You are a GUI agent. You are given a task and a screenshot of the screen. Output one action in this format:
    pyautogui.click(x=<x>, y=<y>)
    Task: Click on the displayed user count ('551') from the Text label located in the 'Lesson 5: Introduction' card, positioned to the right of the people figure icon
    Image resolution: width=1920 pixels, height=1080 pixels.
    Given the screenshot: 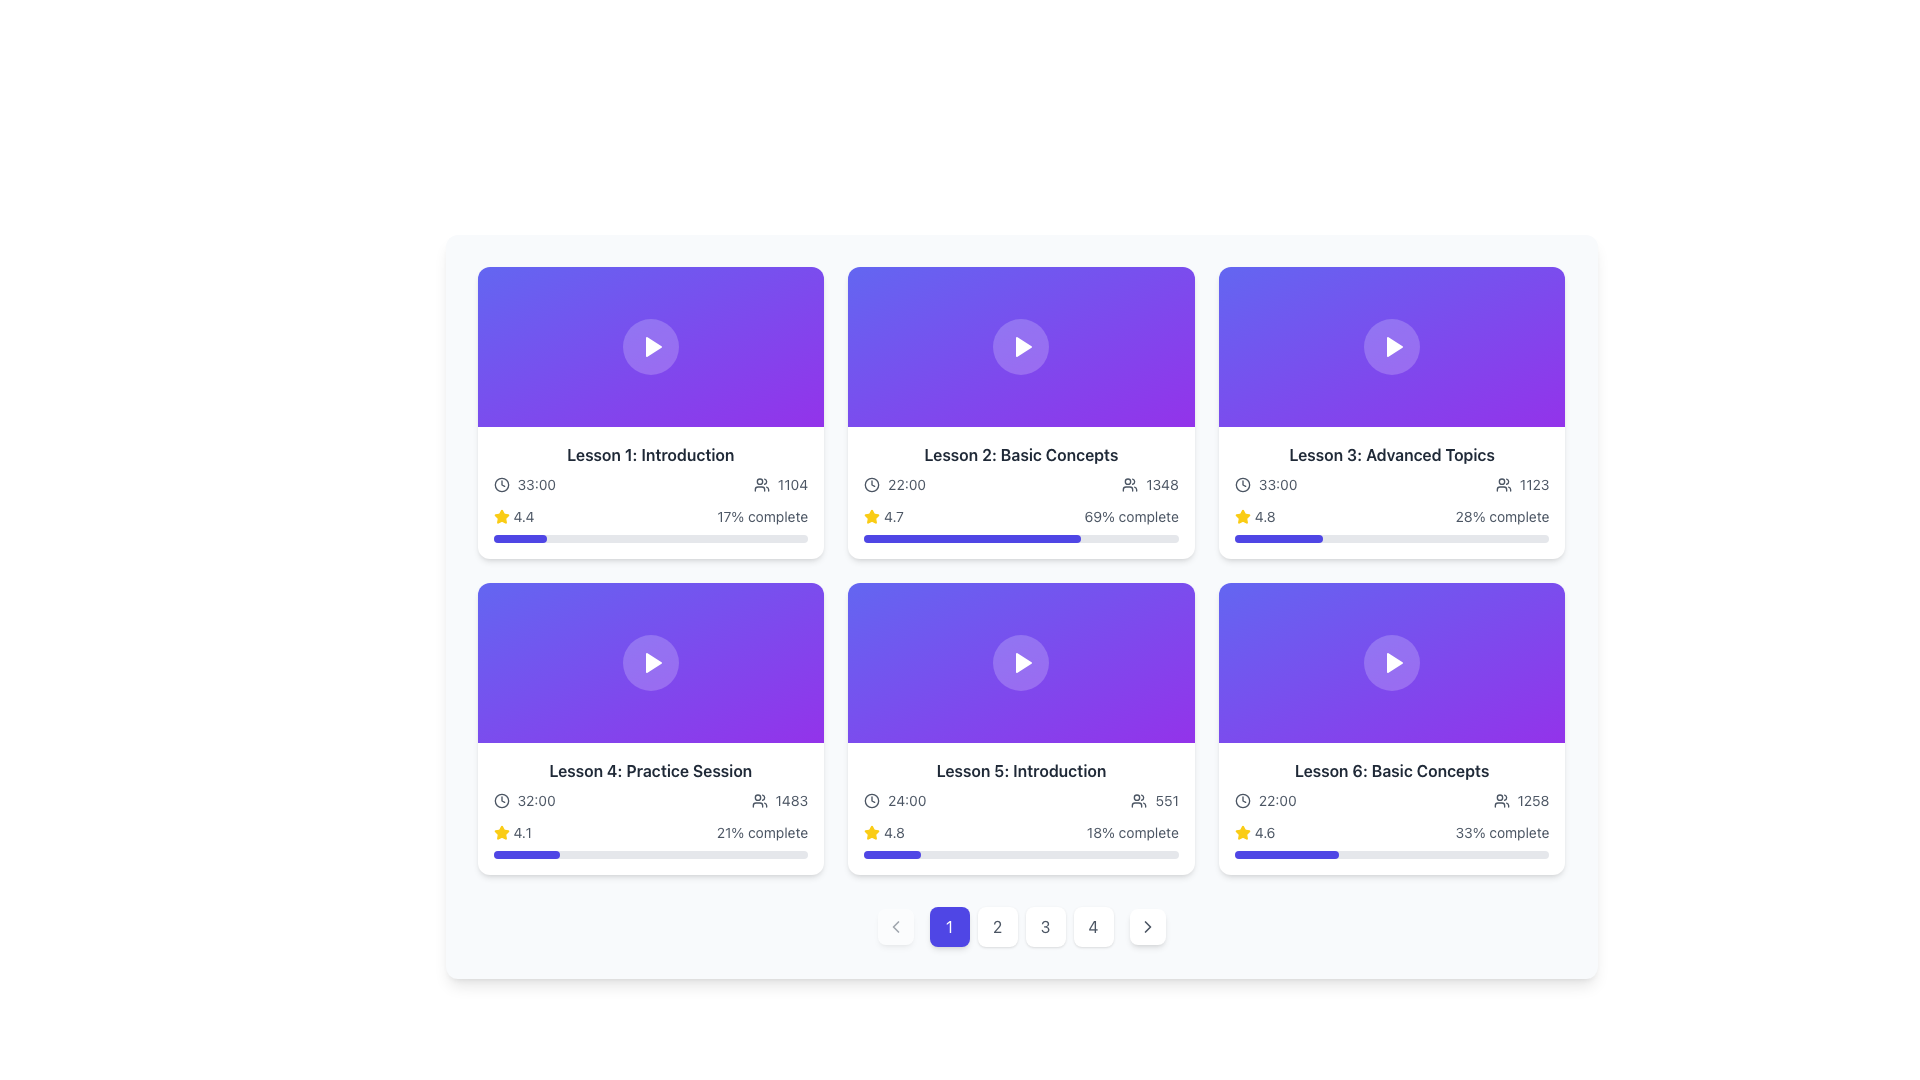 What is the action you would take?
    pyautogui.click(x=1167, y=800)
    